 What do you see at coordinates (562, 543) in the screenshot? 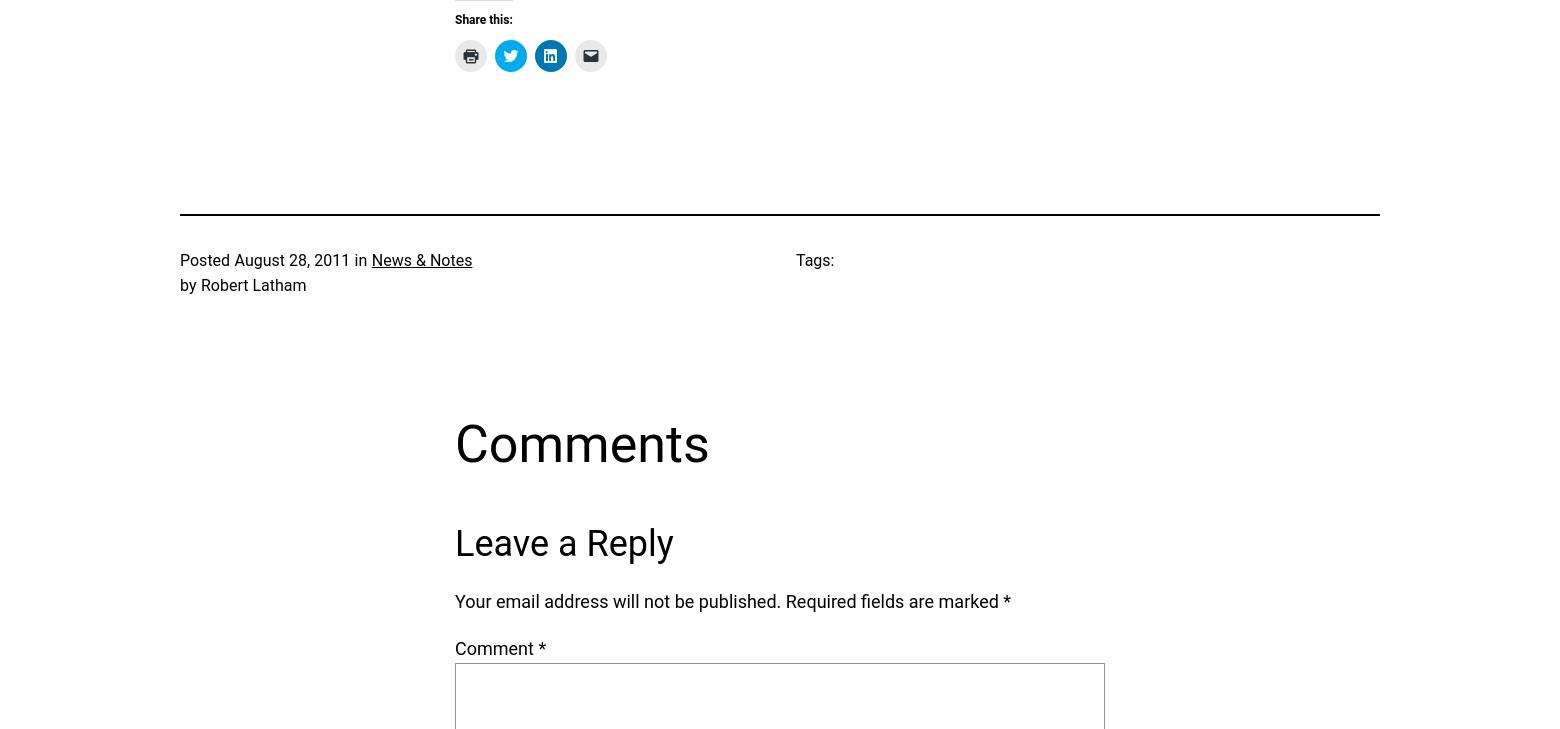
I see `'Leave a Reply'` at bounding box center [562, 543].